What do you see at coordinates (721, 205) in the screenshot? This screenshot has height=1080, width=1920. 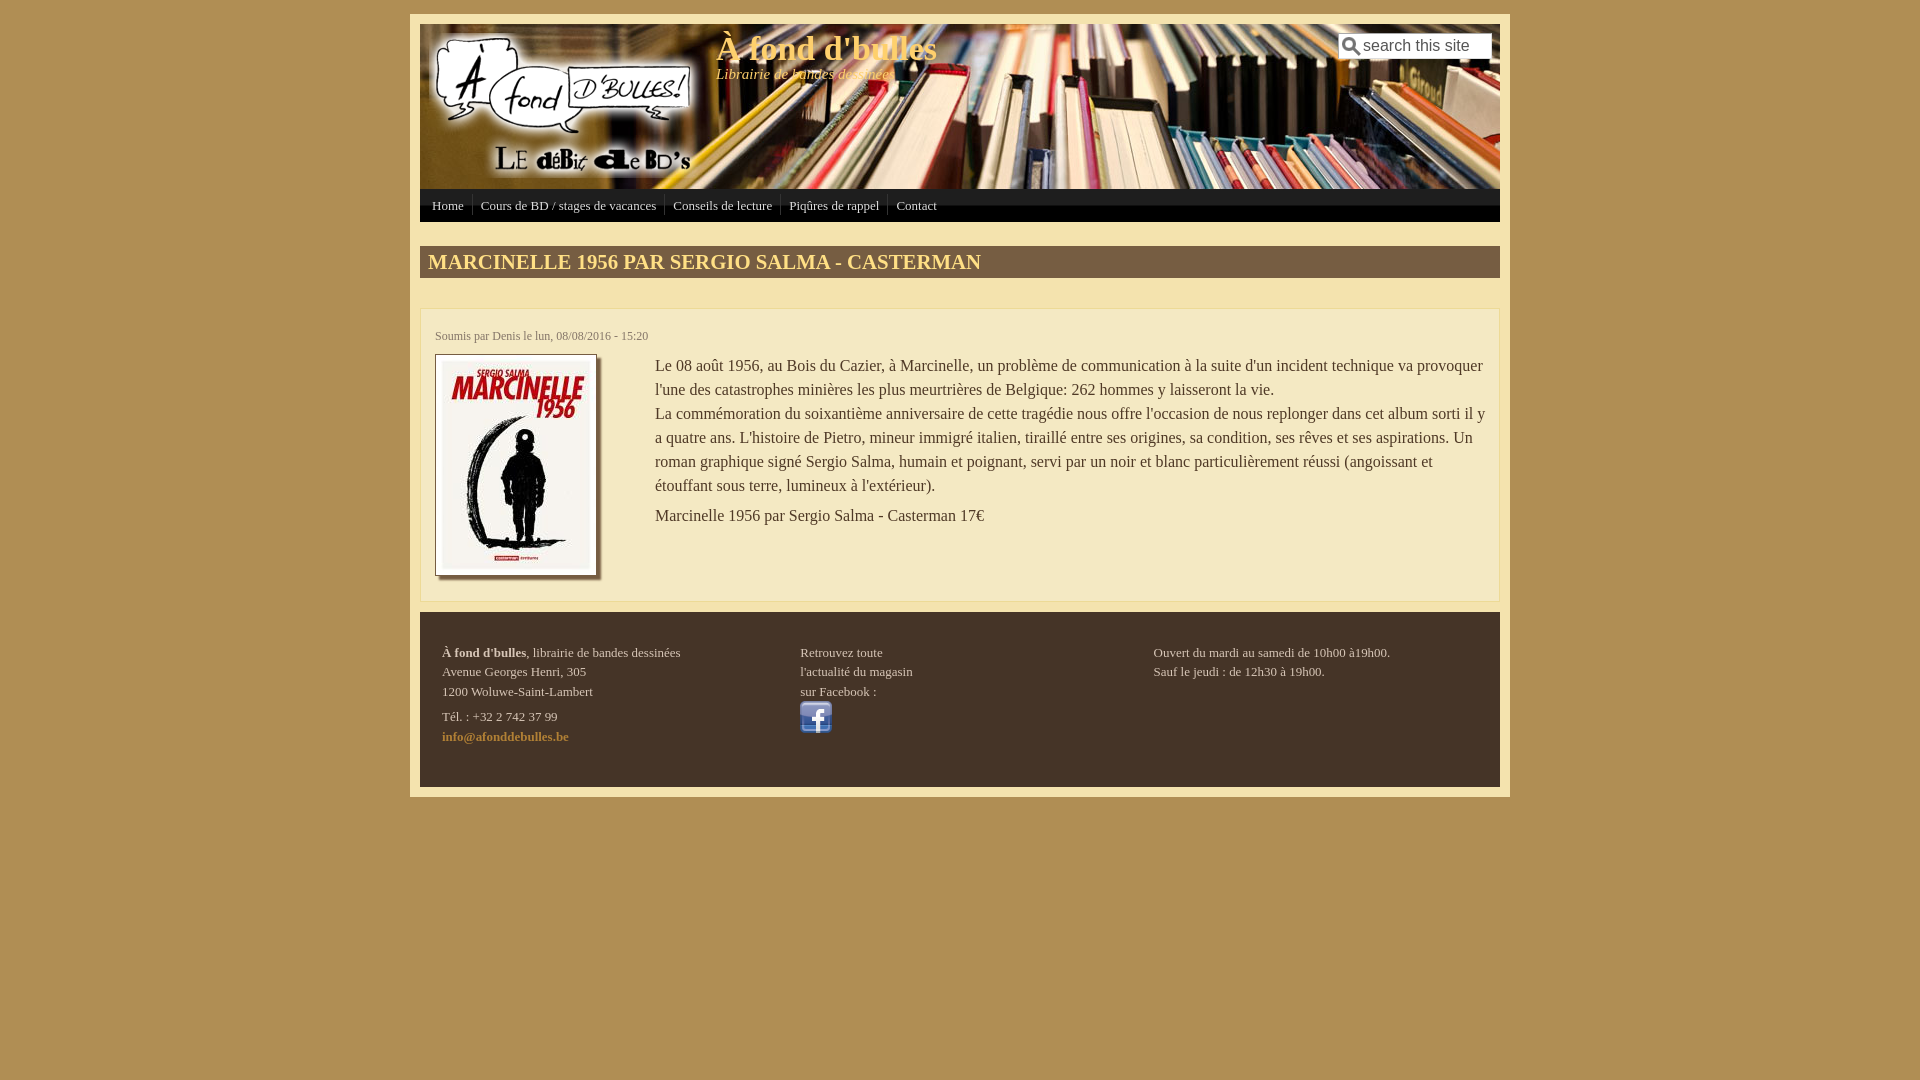 I see `'Conseils de lecture'` at bounding box center [721, 205].